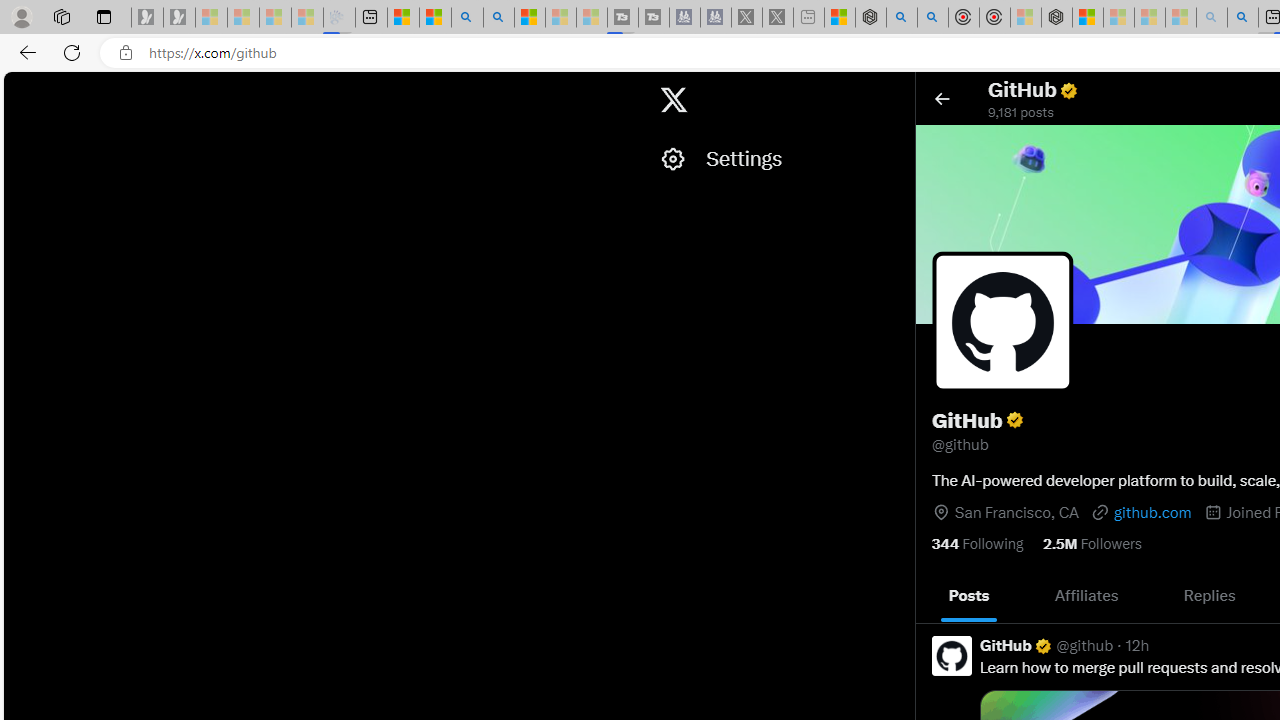  Describe the element at coordinates (1003, 321) in the screenshot. I see `'Square profile picture and Opens profile photo'` at that location.